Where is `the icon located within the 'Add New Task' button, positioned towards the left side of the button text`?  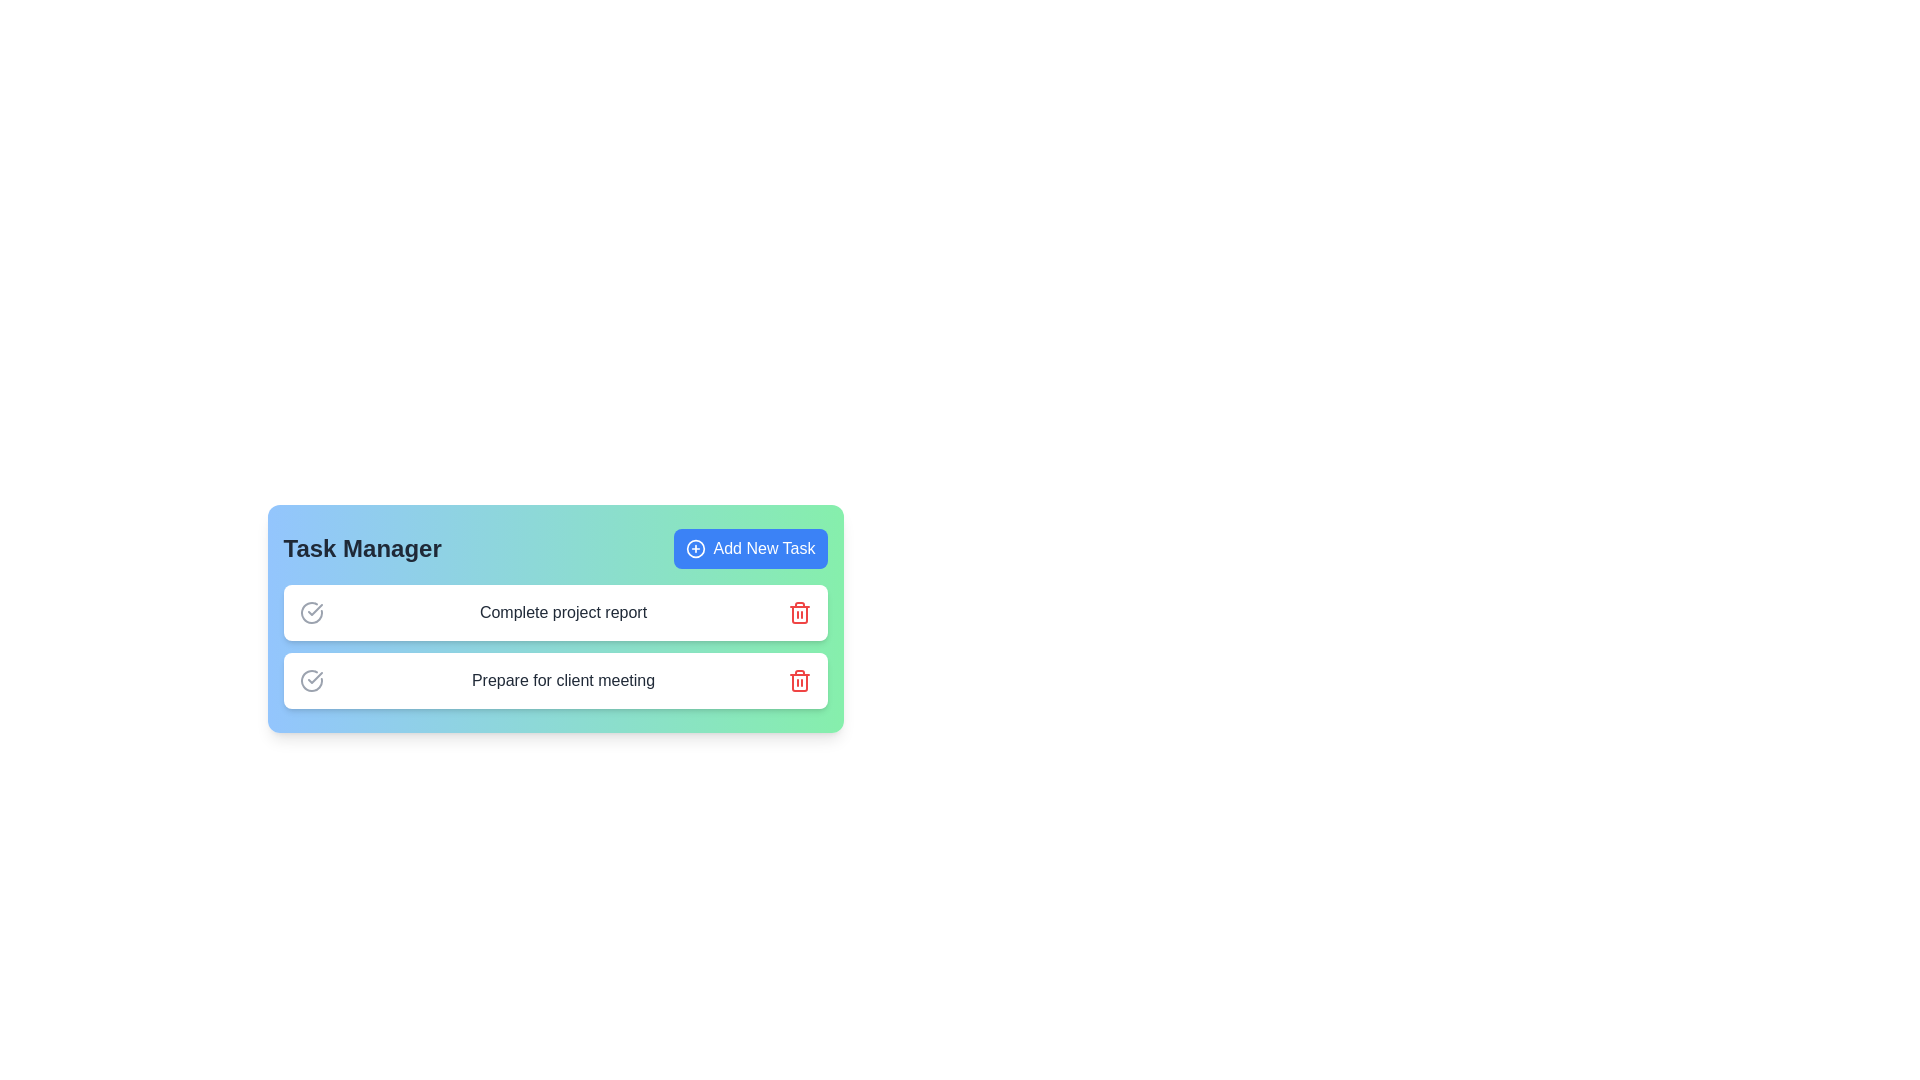
the icon located within the 'Add New Task' button, positioned towards the left side of the button text is located at coordinates (695, 548).